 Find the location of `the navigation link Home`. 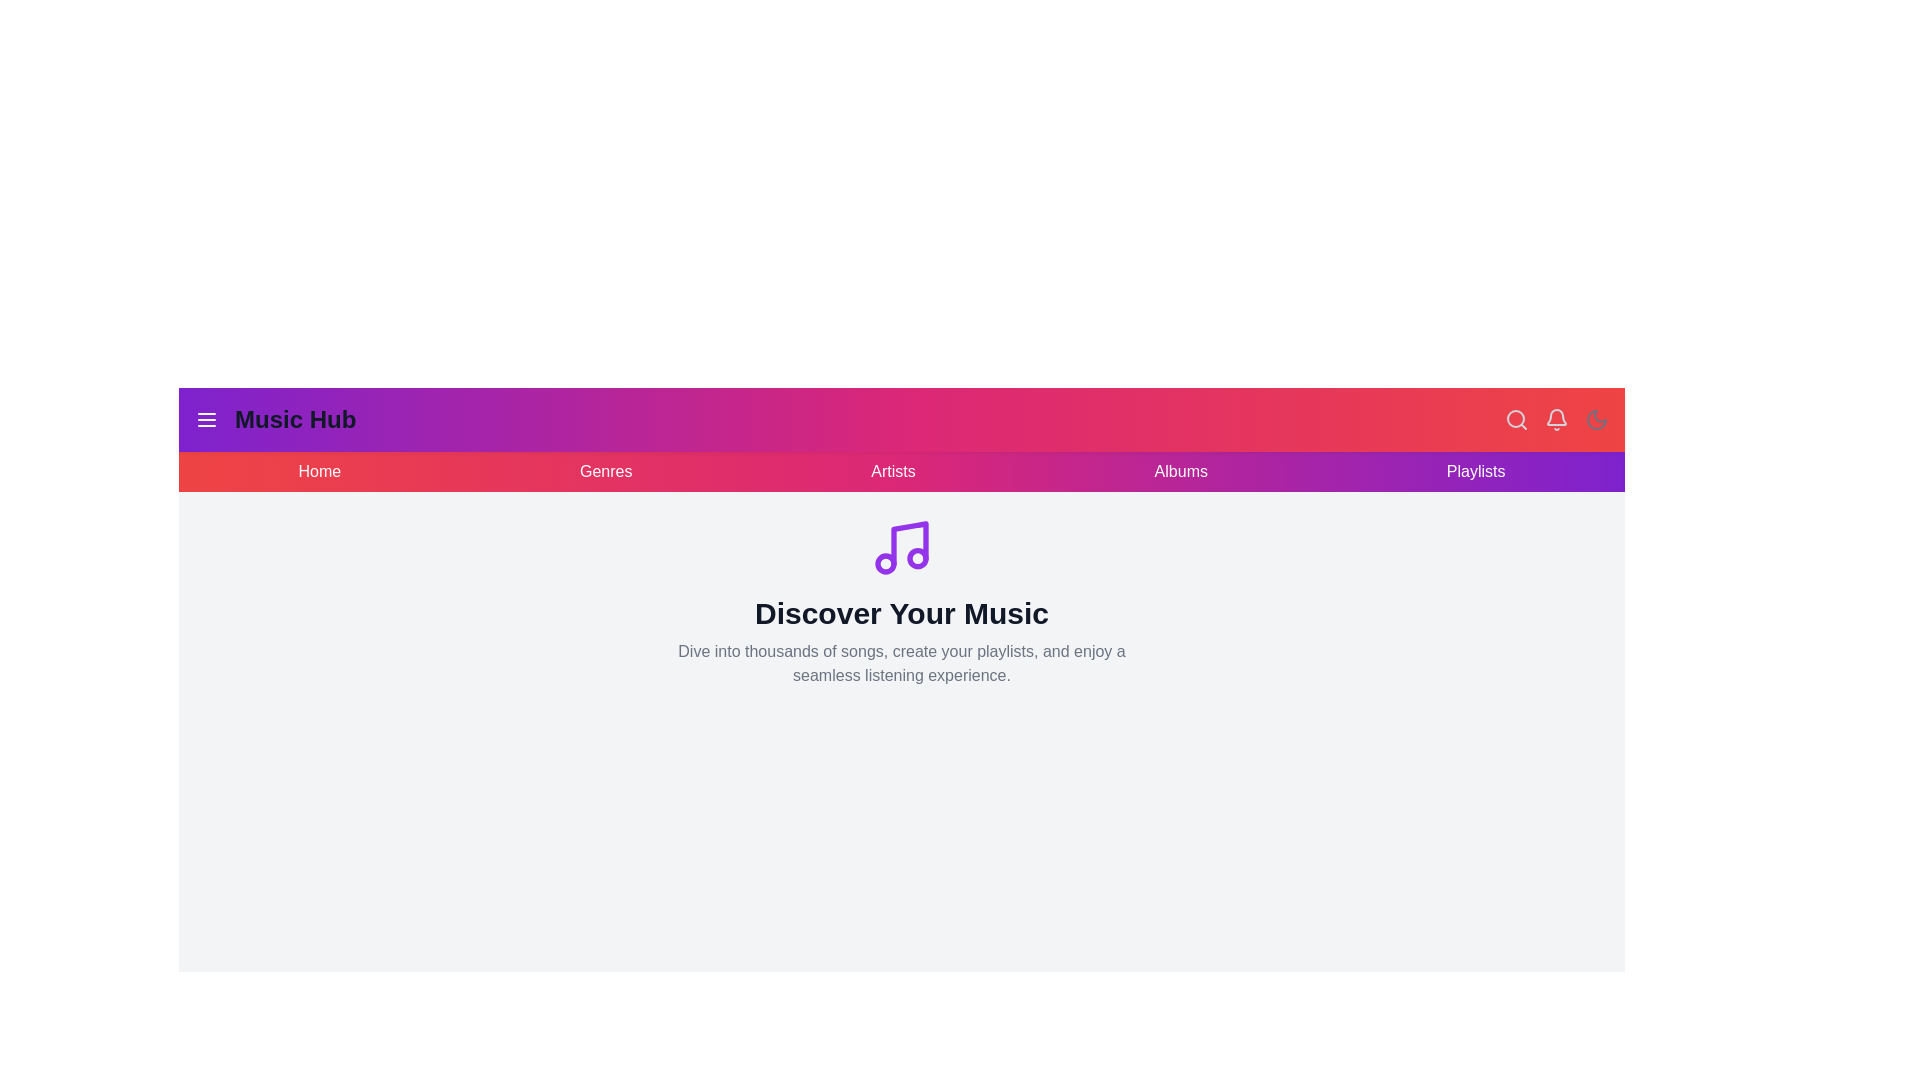

the navigation link Home is located at coordinates (318, 471).